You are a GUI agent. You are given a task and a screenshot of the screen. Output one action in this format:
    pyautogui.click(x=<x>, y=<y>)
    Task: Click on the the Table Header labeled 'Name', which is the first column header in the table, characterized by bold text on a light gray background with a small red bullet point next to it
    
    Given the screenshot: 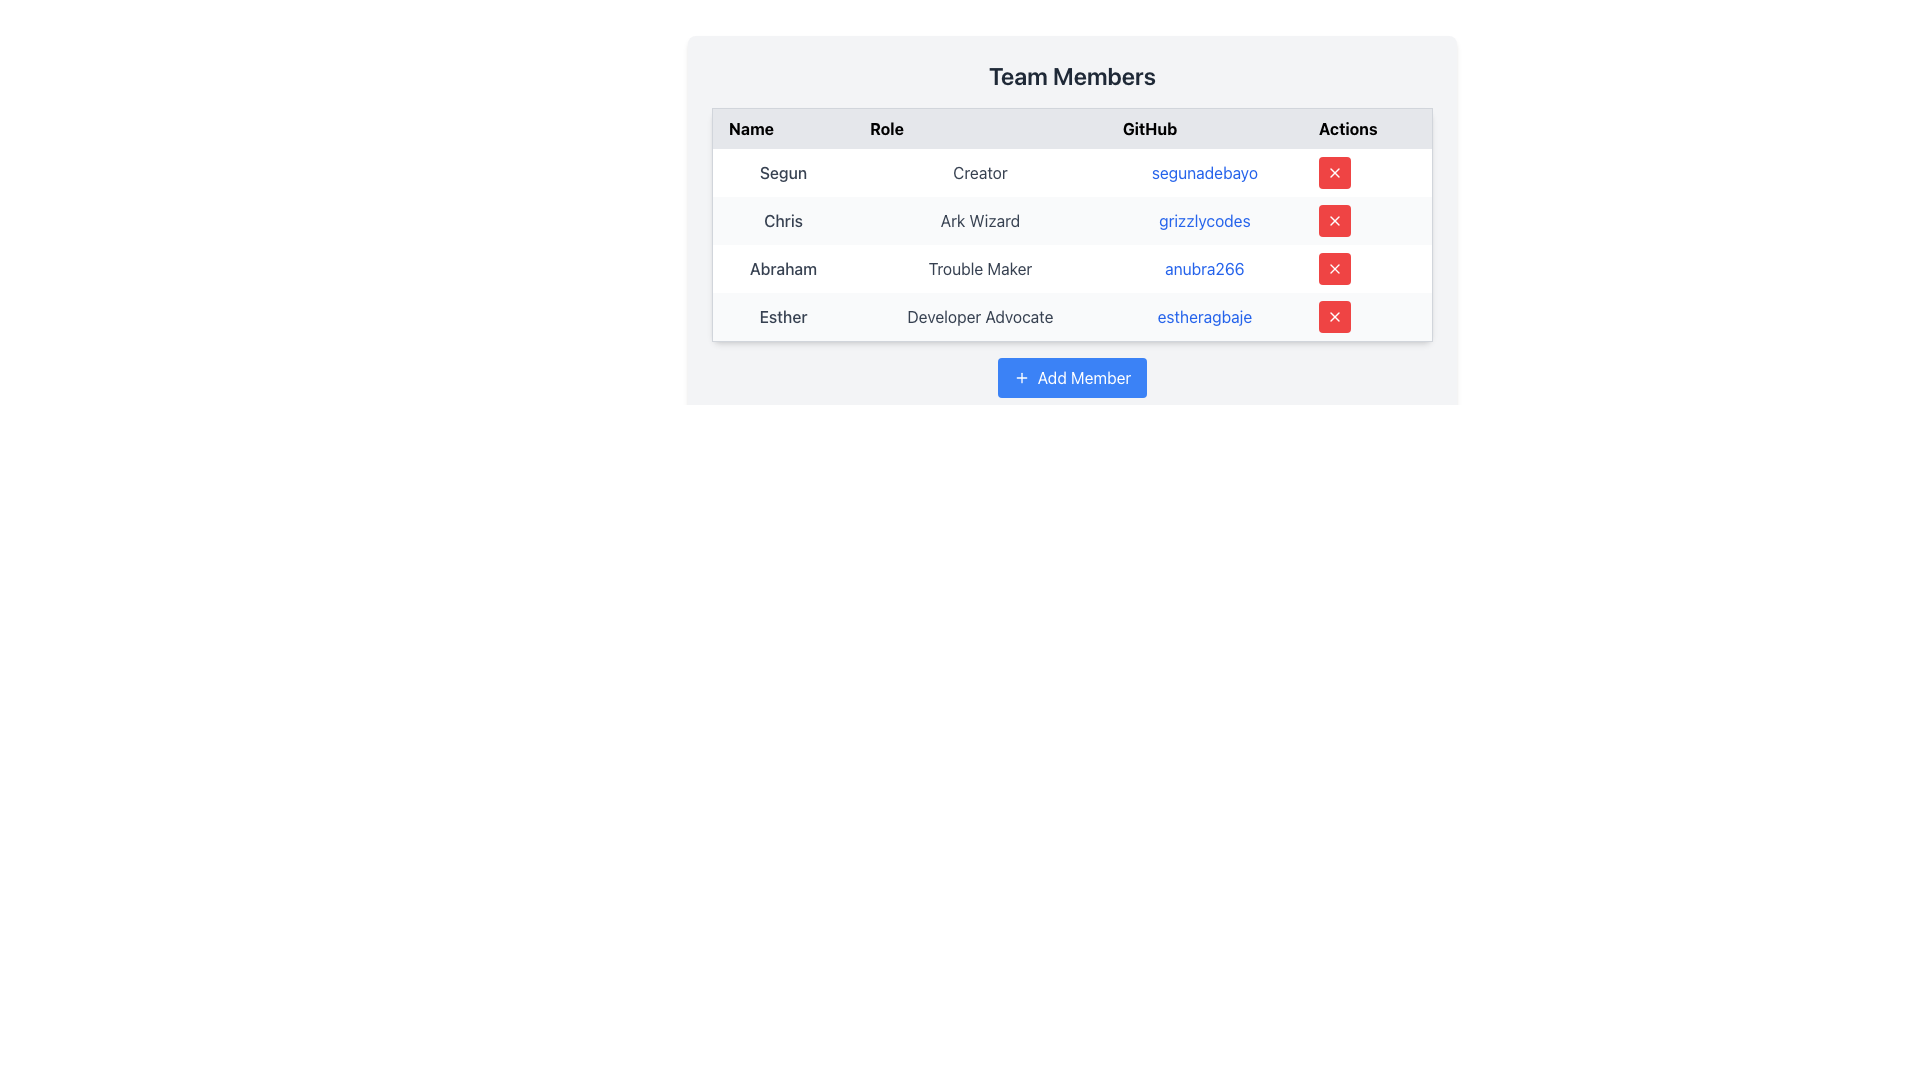 What is the action you would take?
    pyautogui.click(x=782, y=128)
    